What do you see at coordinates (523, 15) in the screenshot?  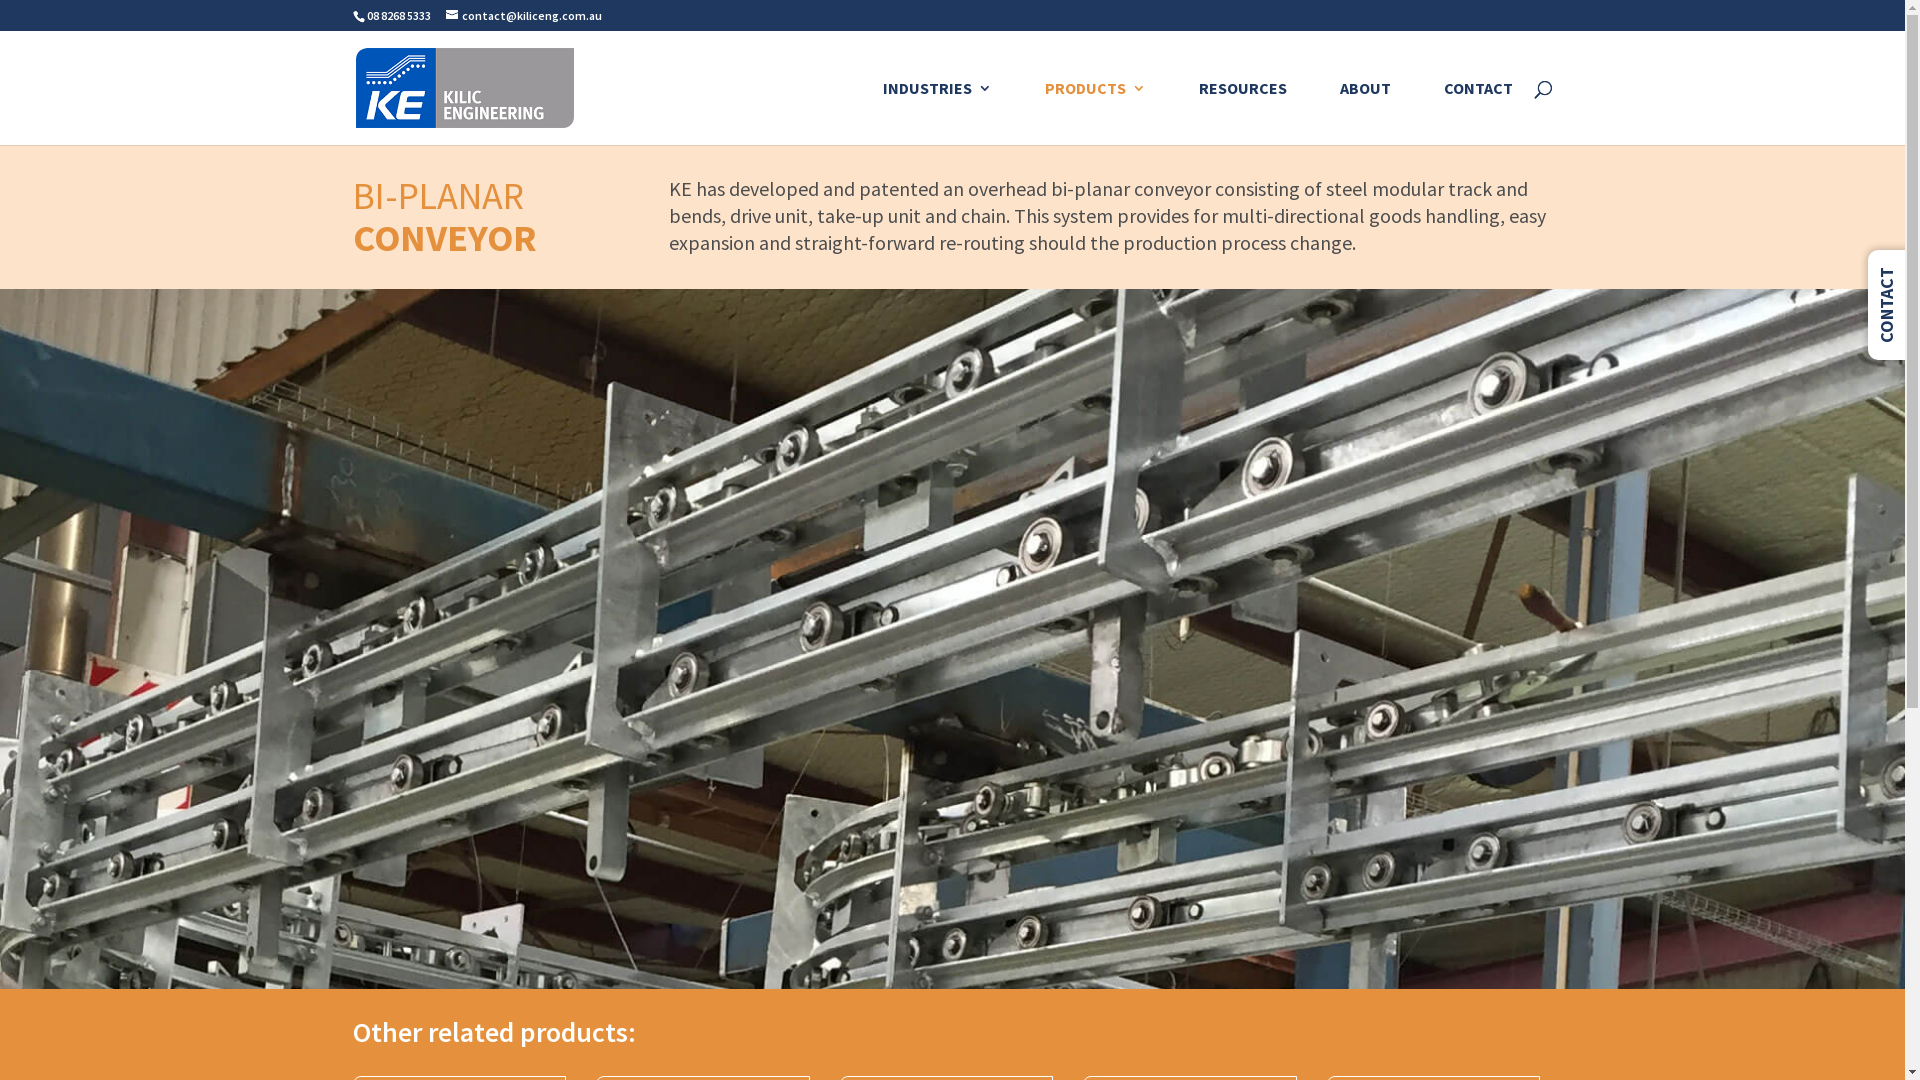 I see `'contact@kiliceng.com.au'` at bounding box center [523, 15].